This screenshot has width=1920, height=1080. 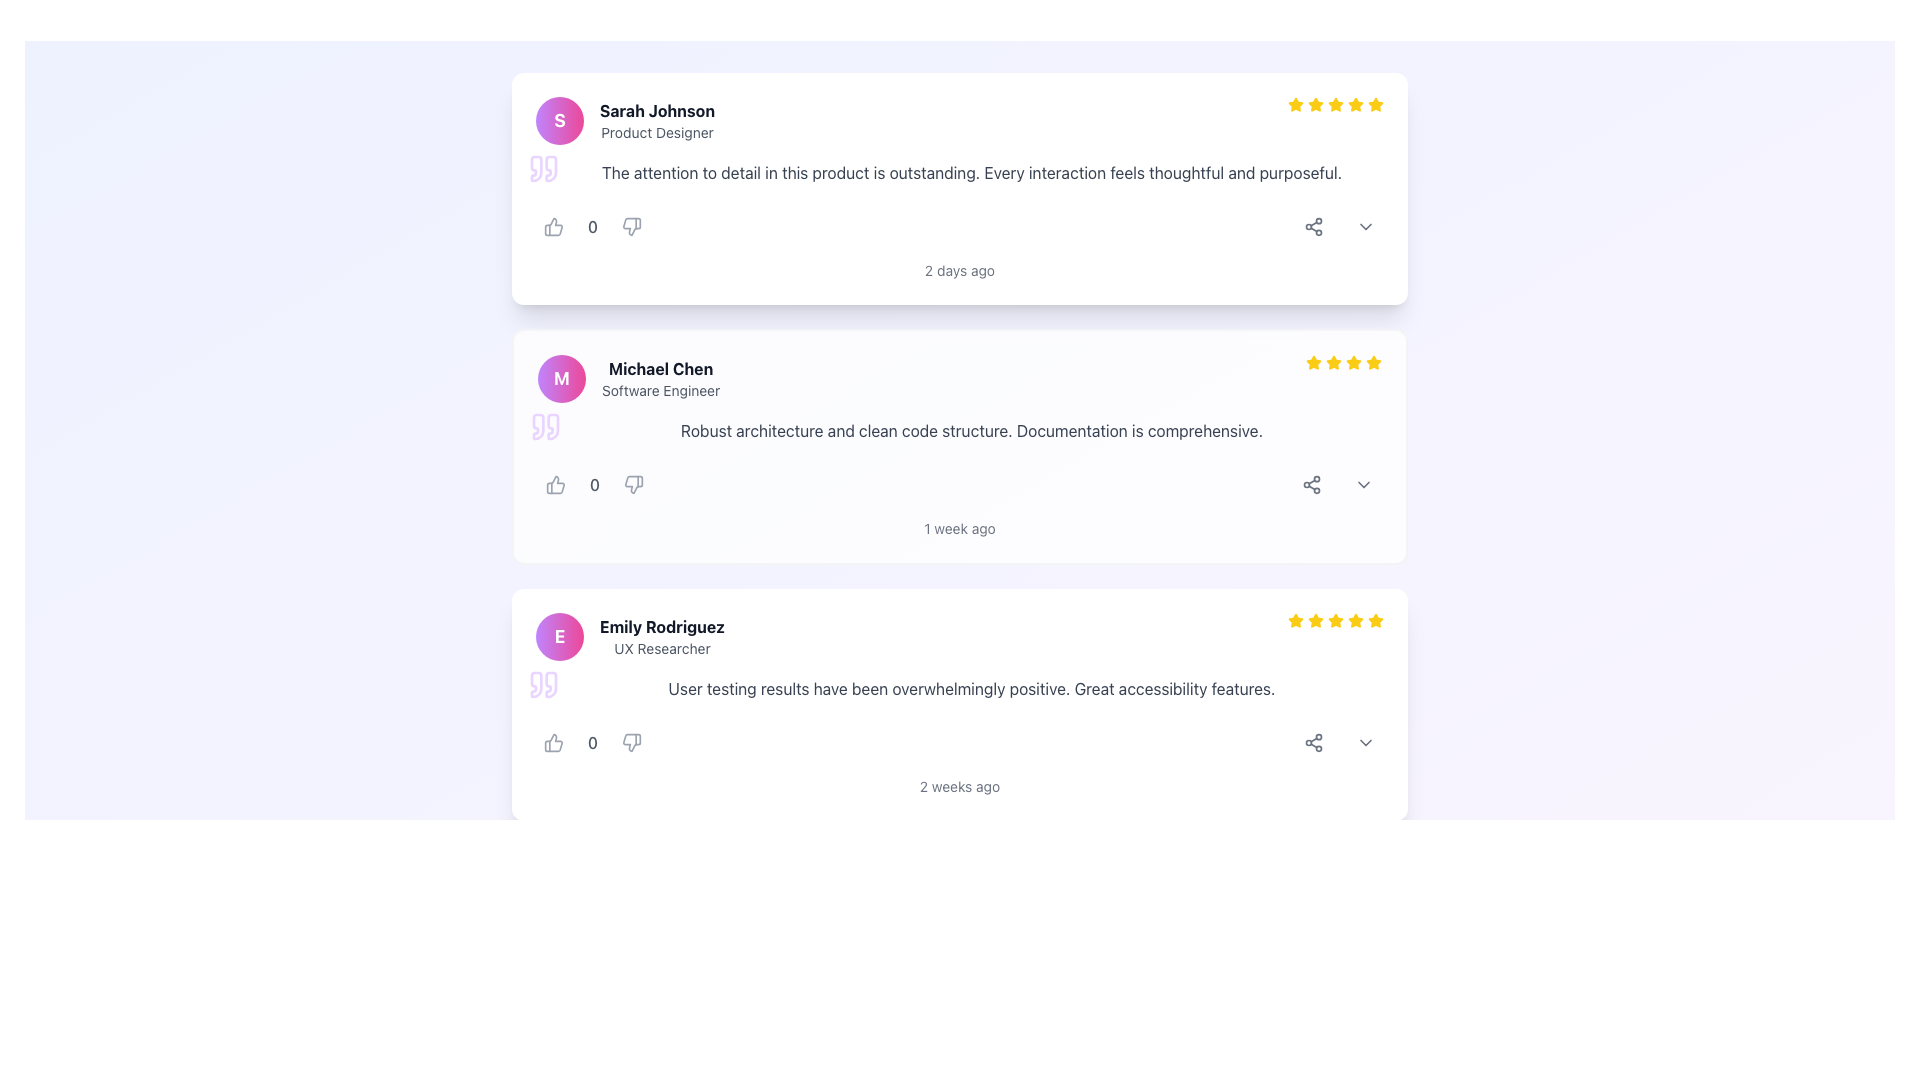 I want to click on the fourth star icon in the rating system, which is part of the product review section, so click(x=1353, y=362).